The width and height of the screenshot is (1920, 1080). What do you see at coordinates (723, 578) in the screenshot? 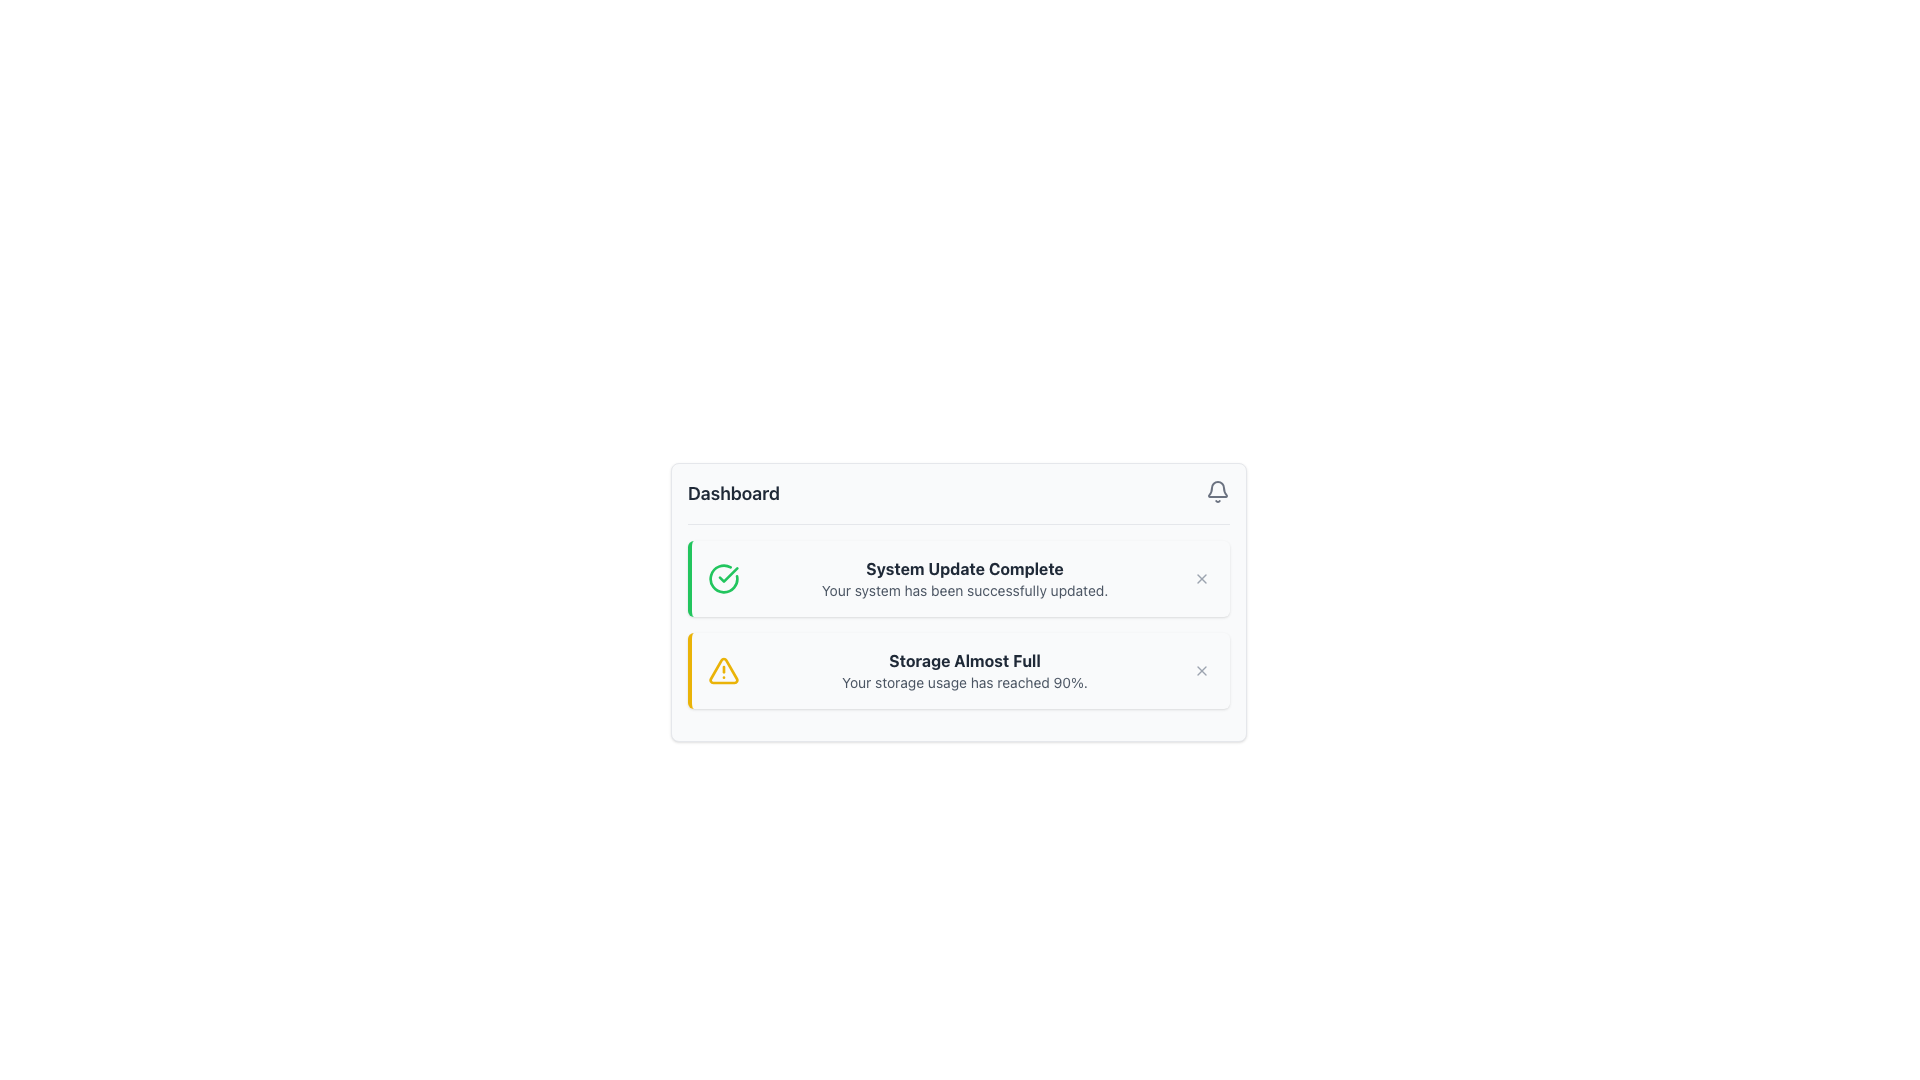
I see `the green circular checkmark icon representing a success status for the 'System Update Complete' notification` at bounding box center [723, 578].